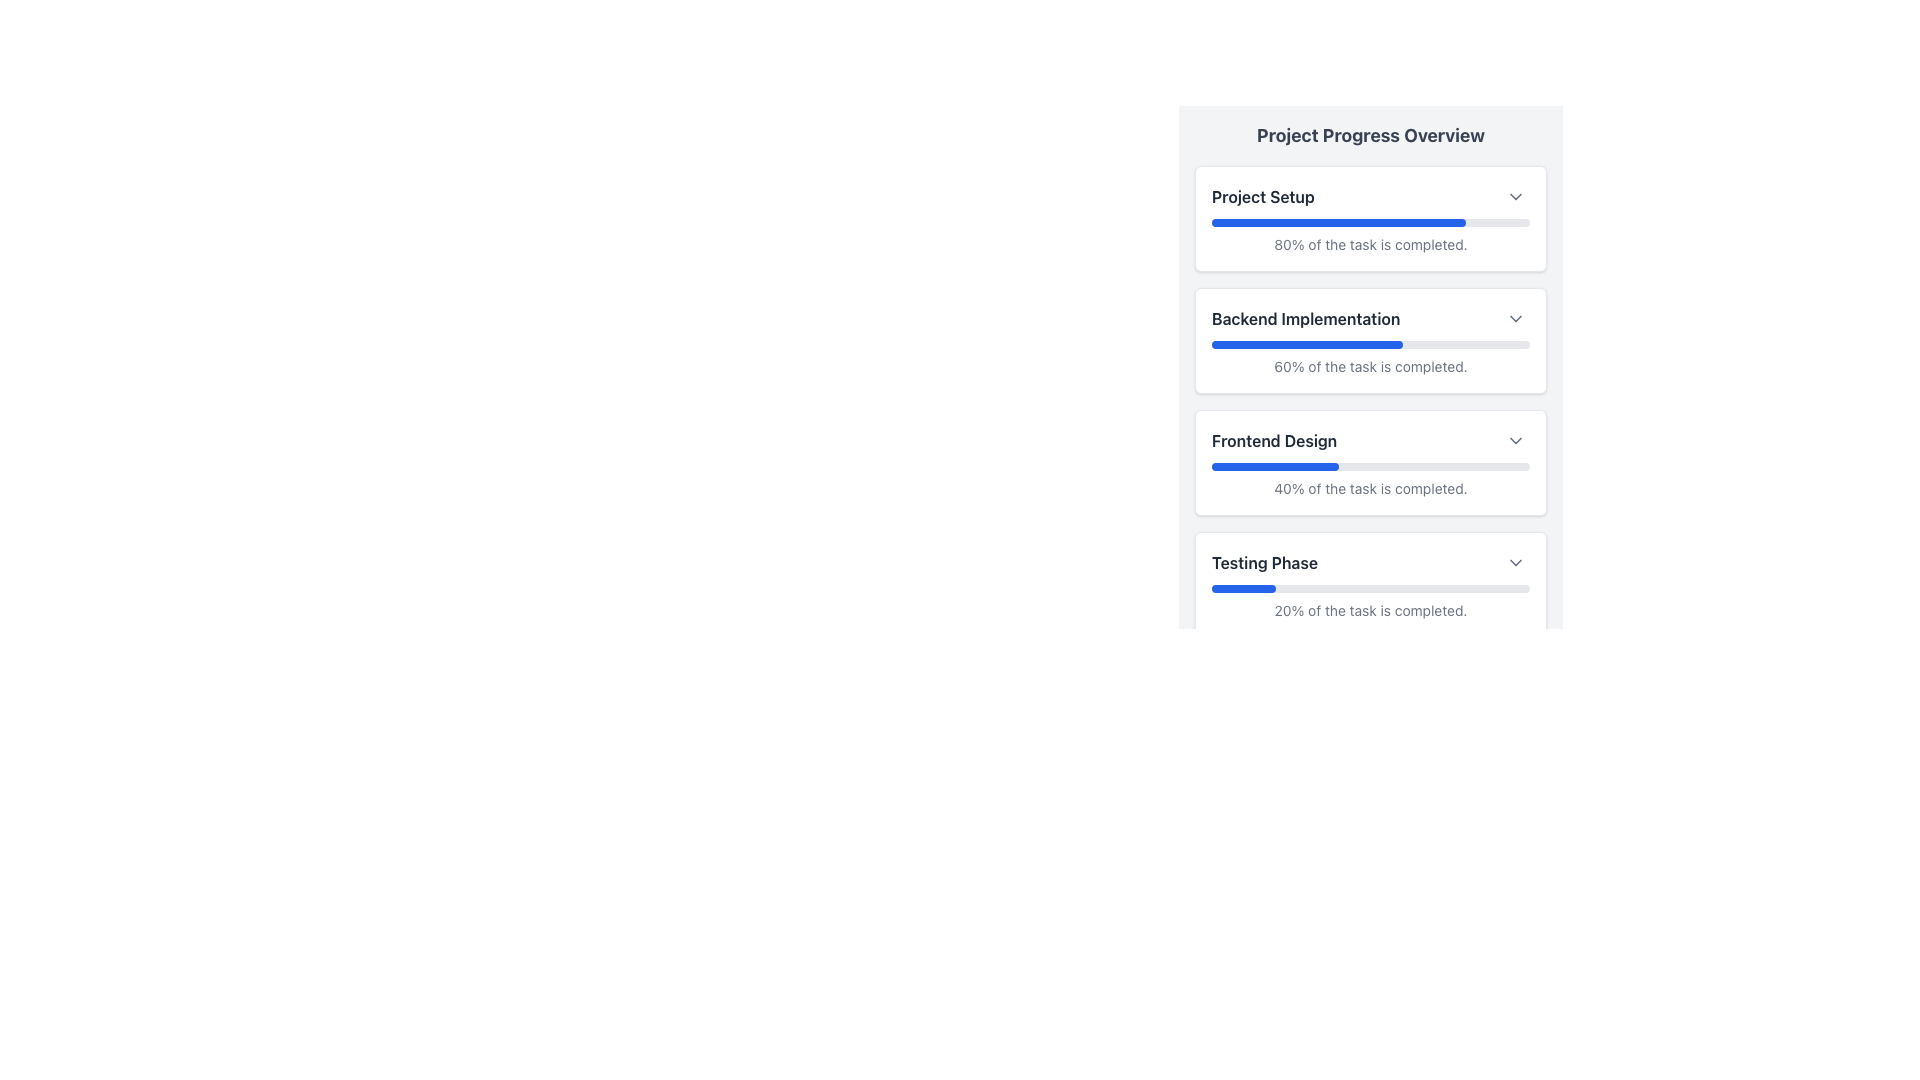 The image size is (1920, 1080). What do you see at coordinates (1370, 135) in the screenshot?
I see `text heading located at the top of the project progress section, which provides context for the content below` at bounding box center [1370, 135].